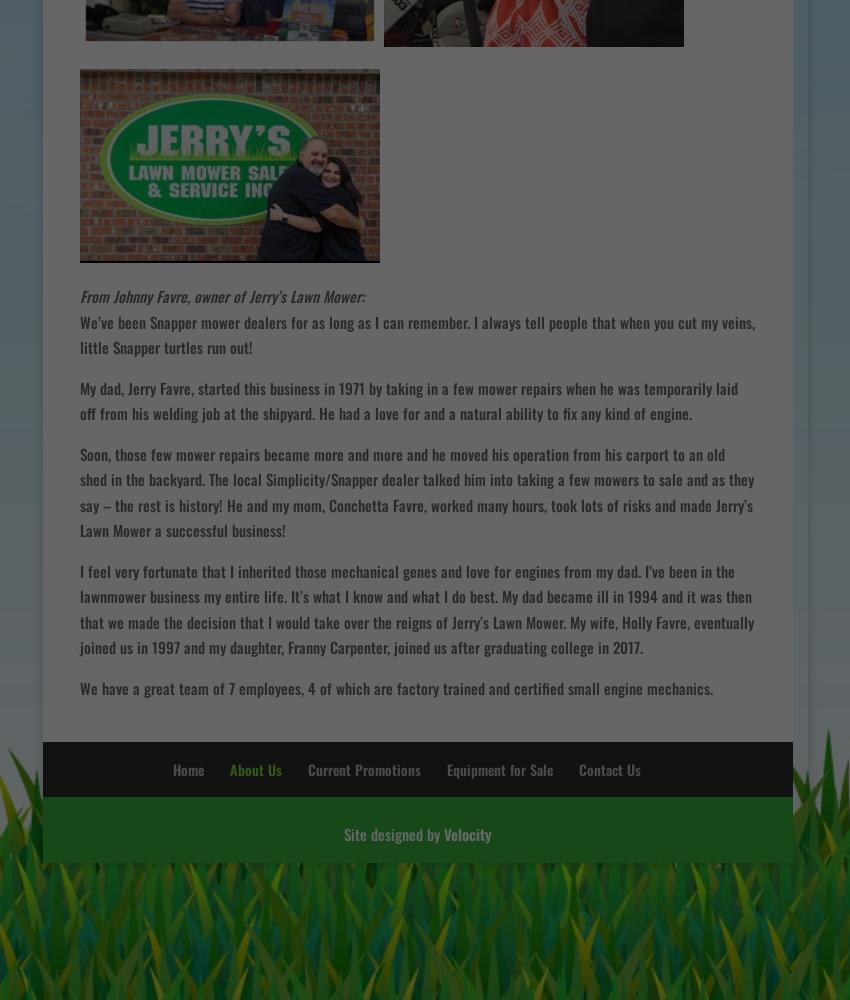 The height and width of the screenshot is (1000, 850). Describe the element at coordinates (222, 296) in the screenshot. I see `'From Johnny Favre, owner of Jerry’s Lawn Mower:'` at that location.